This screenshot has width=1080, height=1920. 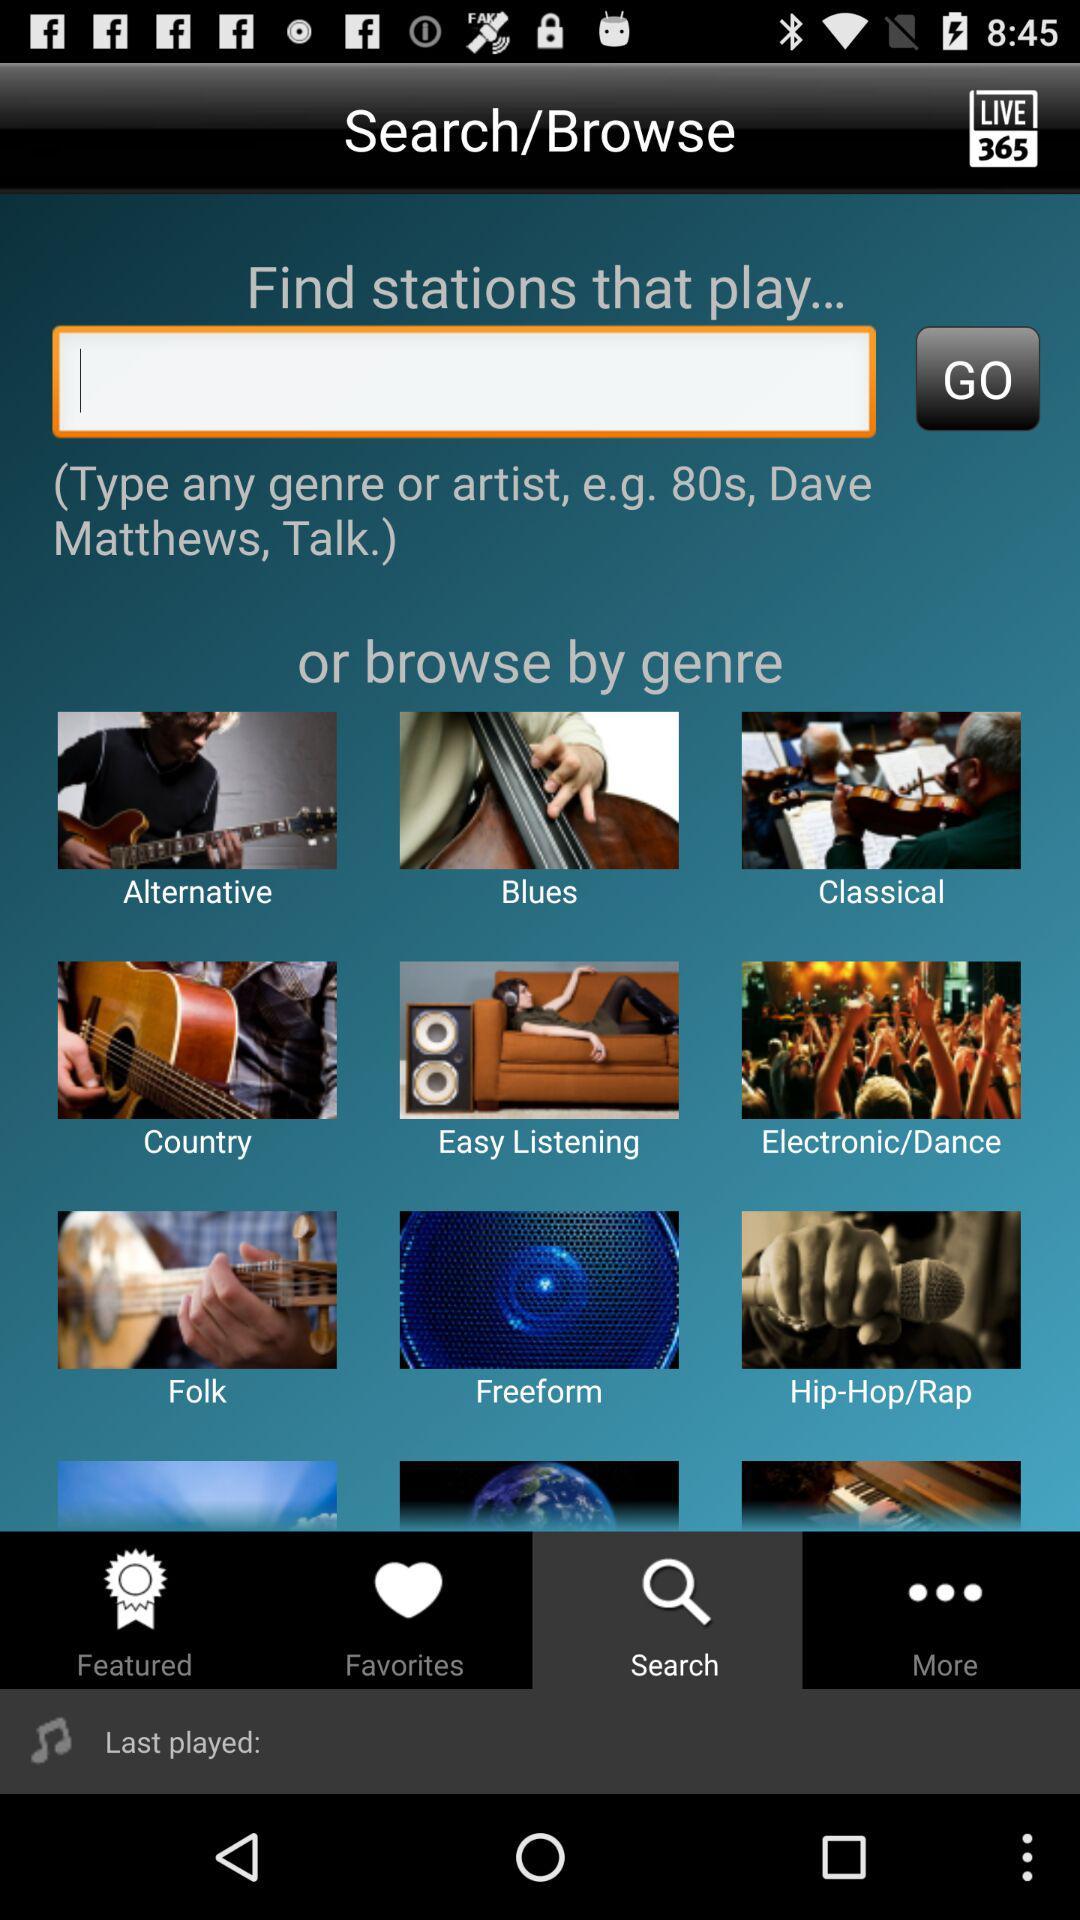 What do you see at coordinates (464, 387) in the screenshot?
I see `find a station to play` at bounding box center [464, 387].